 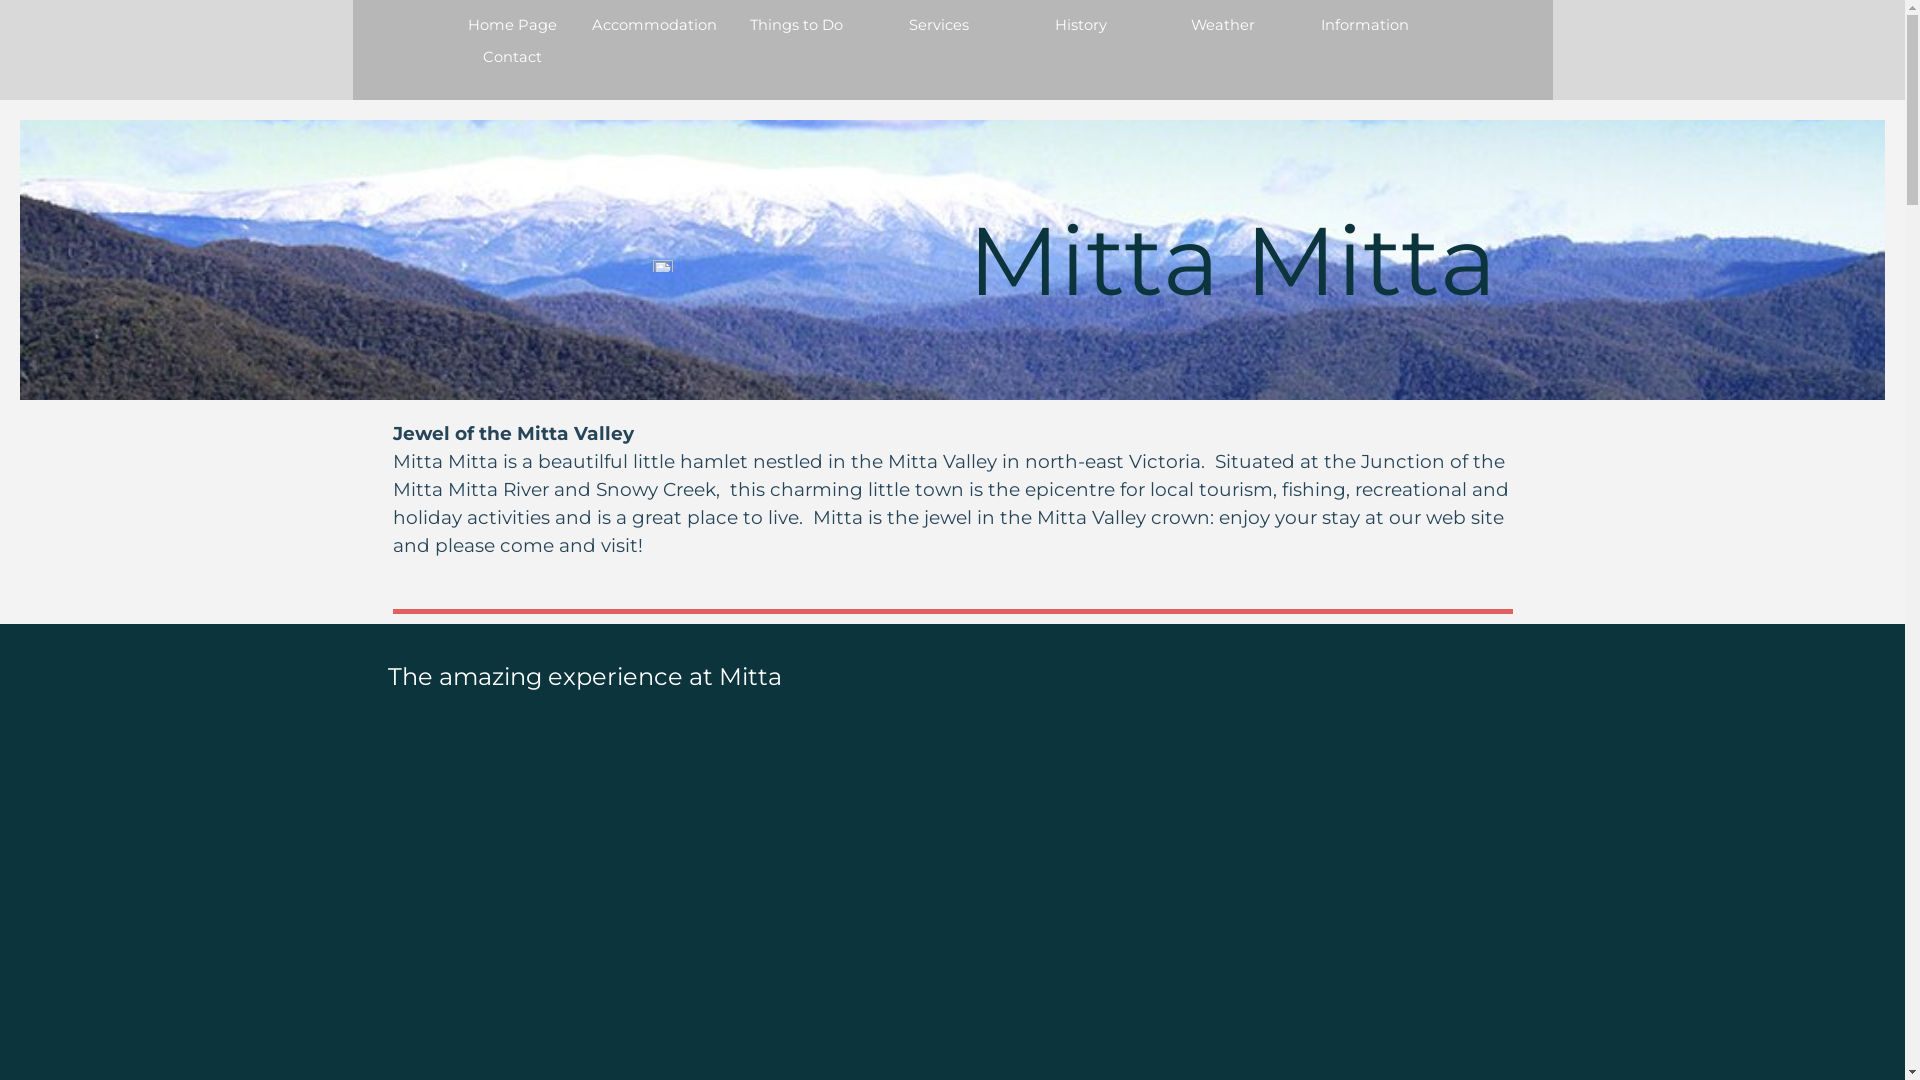 What do you see at coordinates (654, 24) in the screenshot?
I see `'Accommodation'` at bounding box center [654, 24].